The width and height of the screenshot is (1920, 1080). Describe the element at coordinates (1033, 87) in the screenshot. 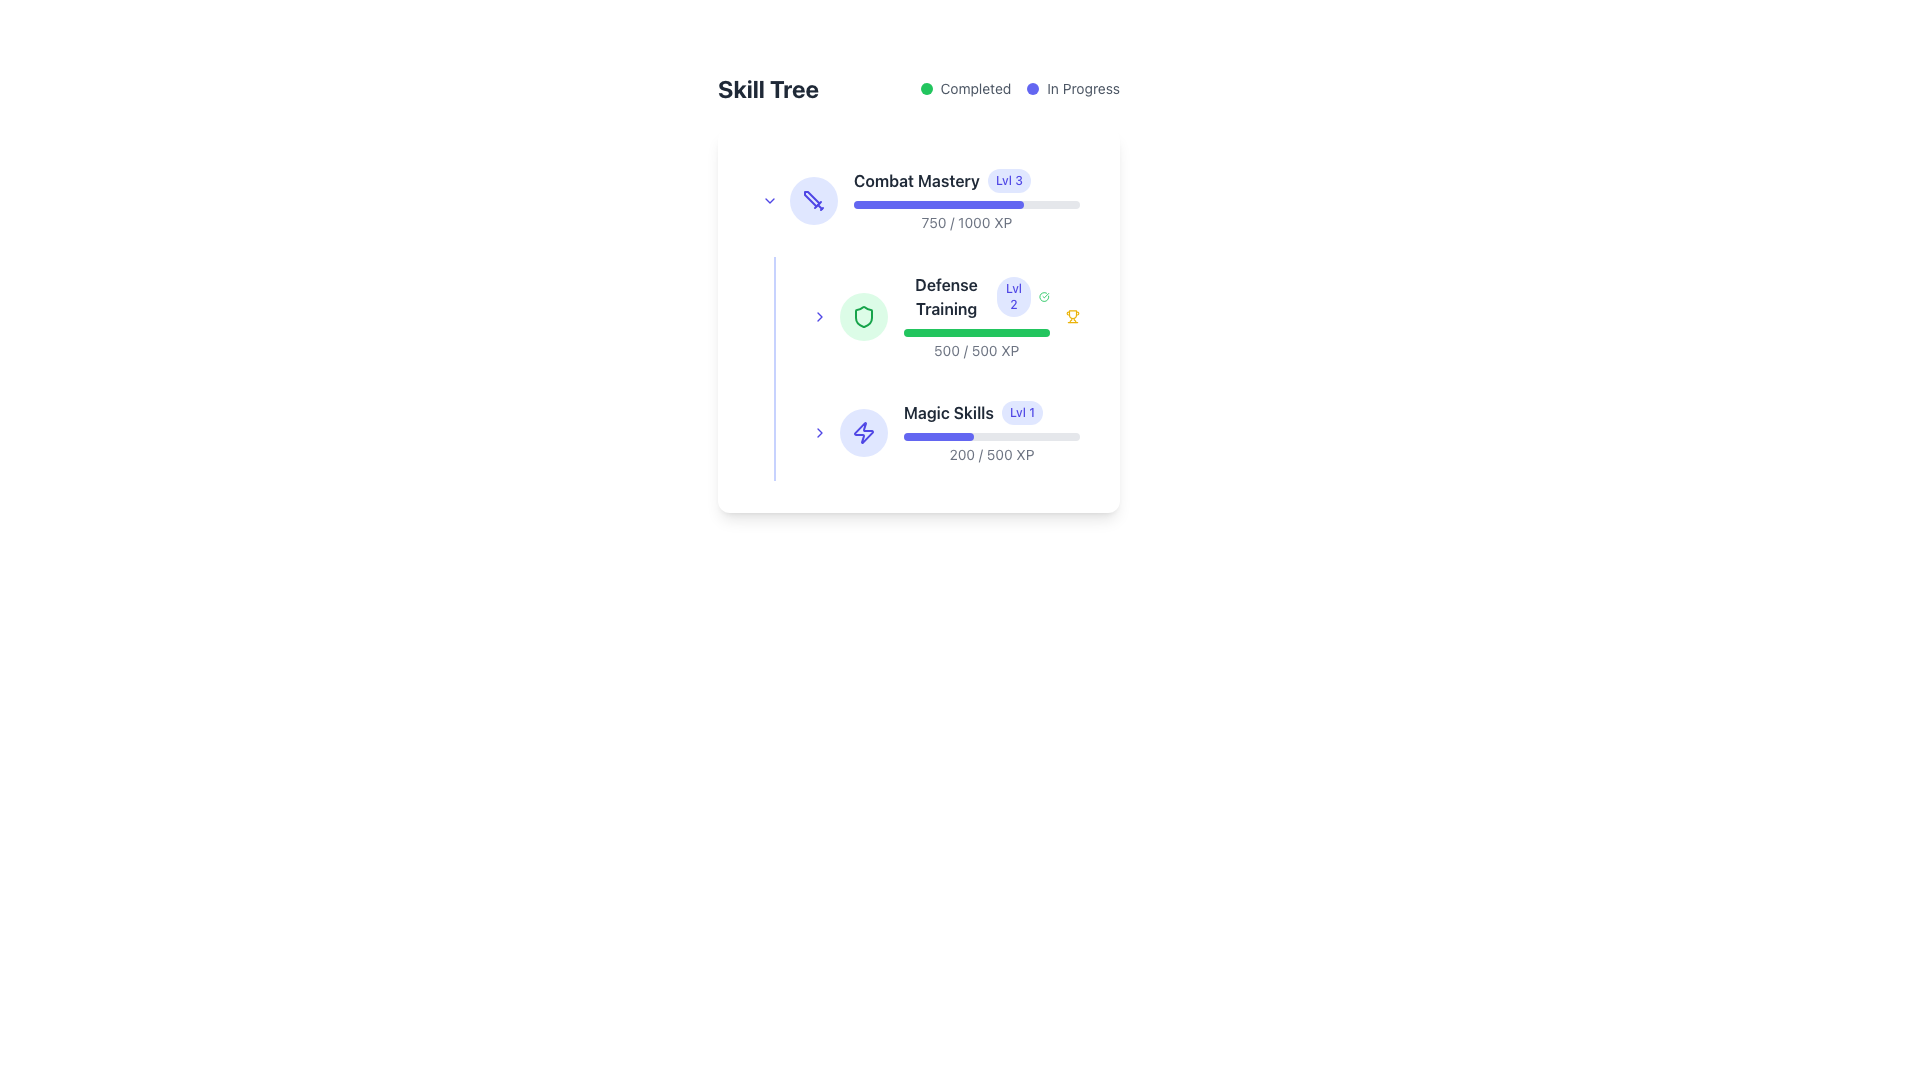

I see `the circular status indicator representing the 'In Progress' status, which is located to the left of the text label 'In Progress'` at that location.